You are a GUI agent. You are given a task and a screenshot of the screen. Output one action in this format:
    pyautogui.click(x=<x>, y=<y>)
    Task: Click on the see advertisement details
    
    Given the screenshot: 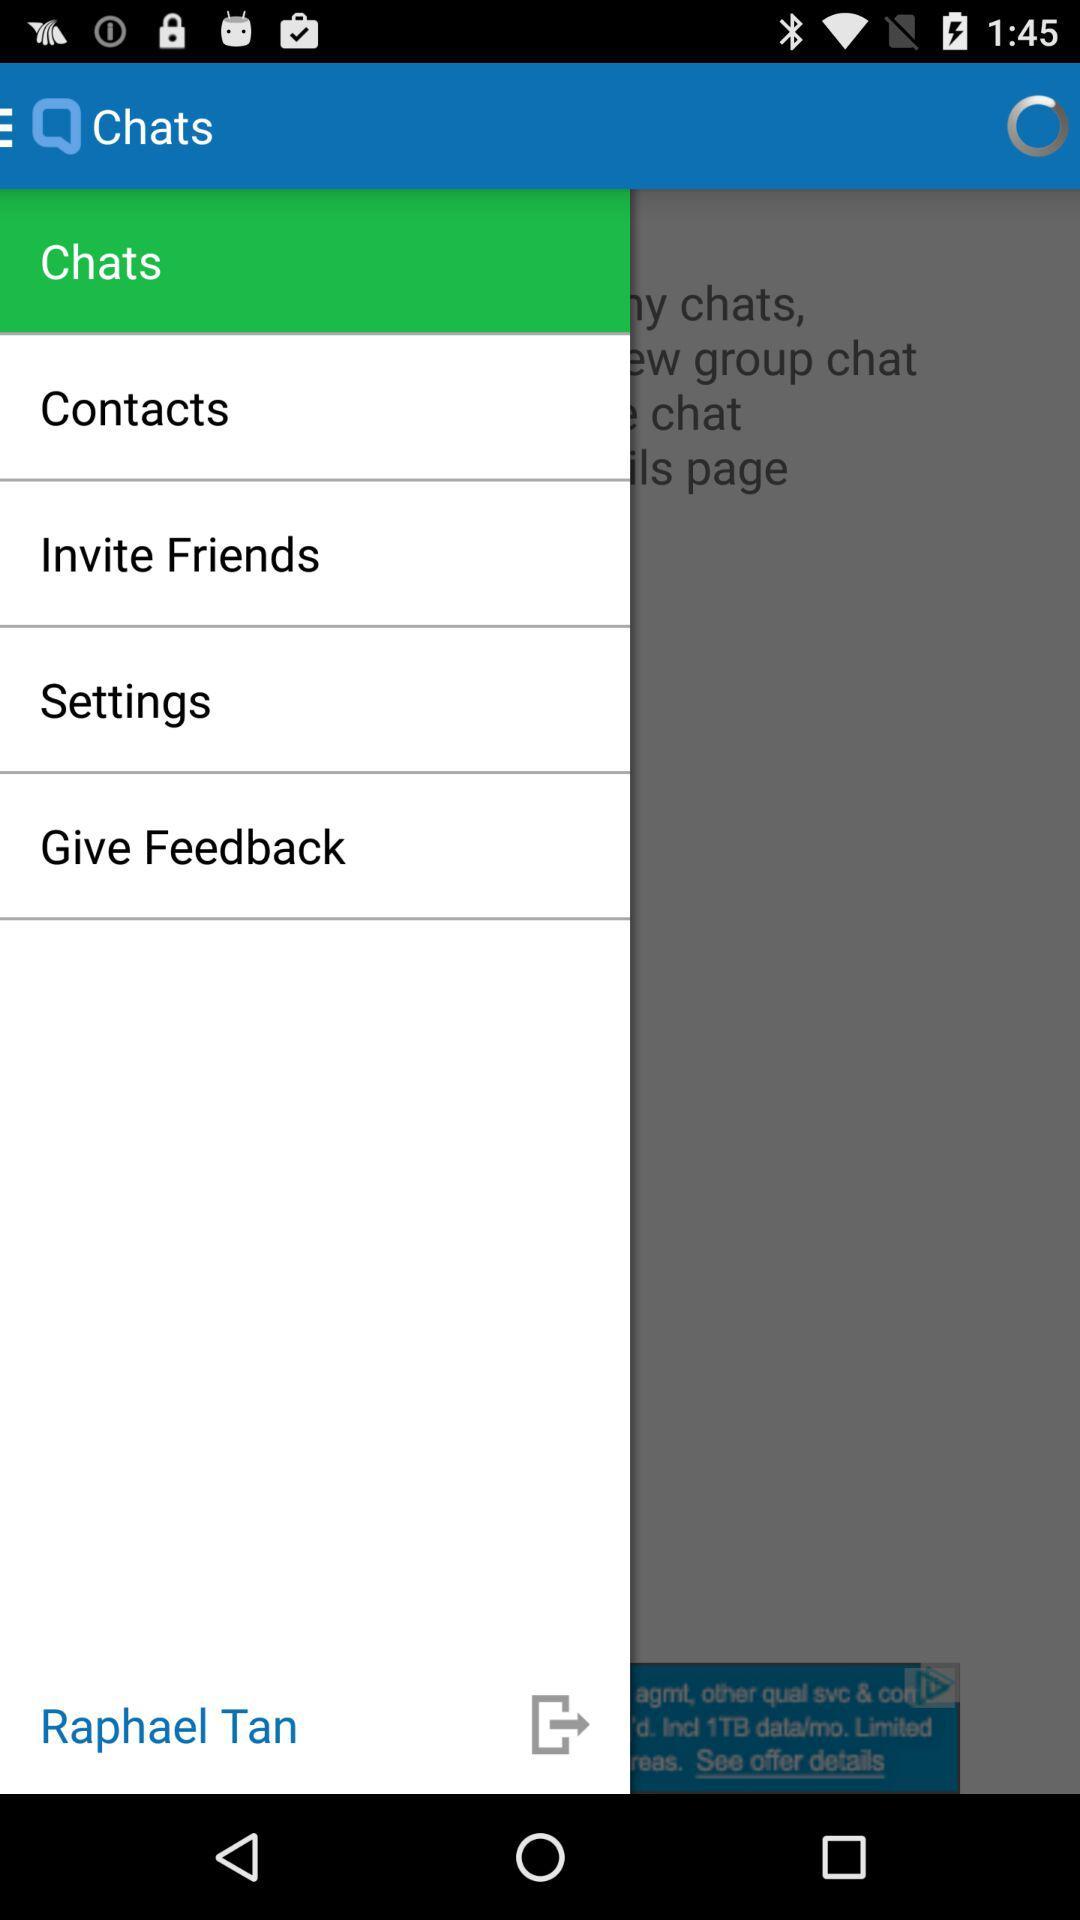 What is the action you would take?
    pyautogui.click(x=540, y=1727)
    